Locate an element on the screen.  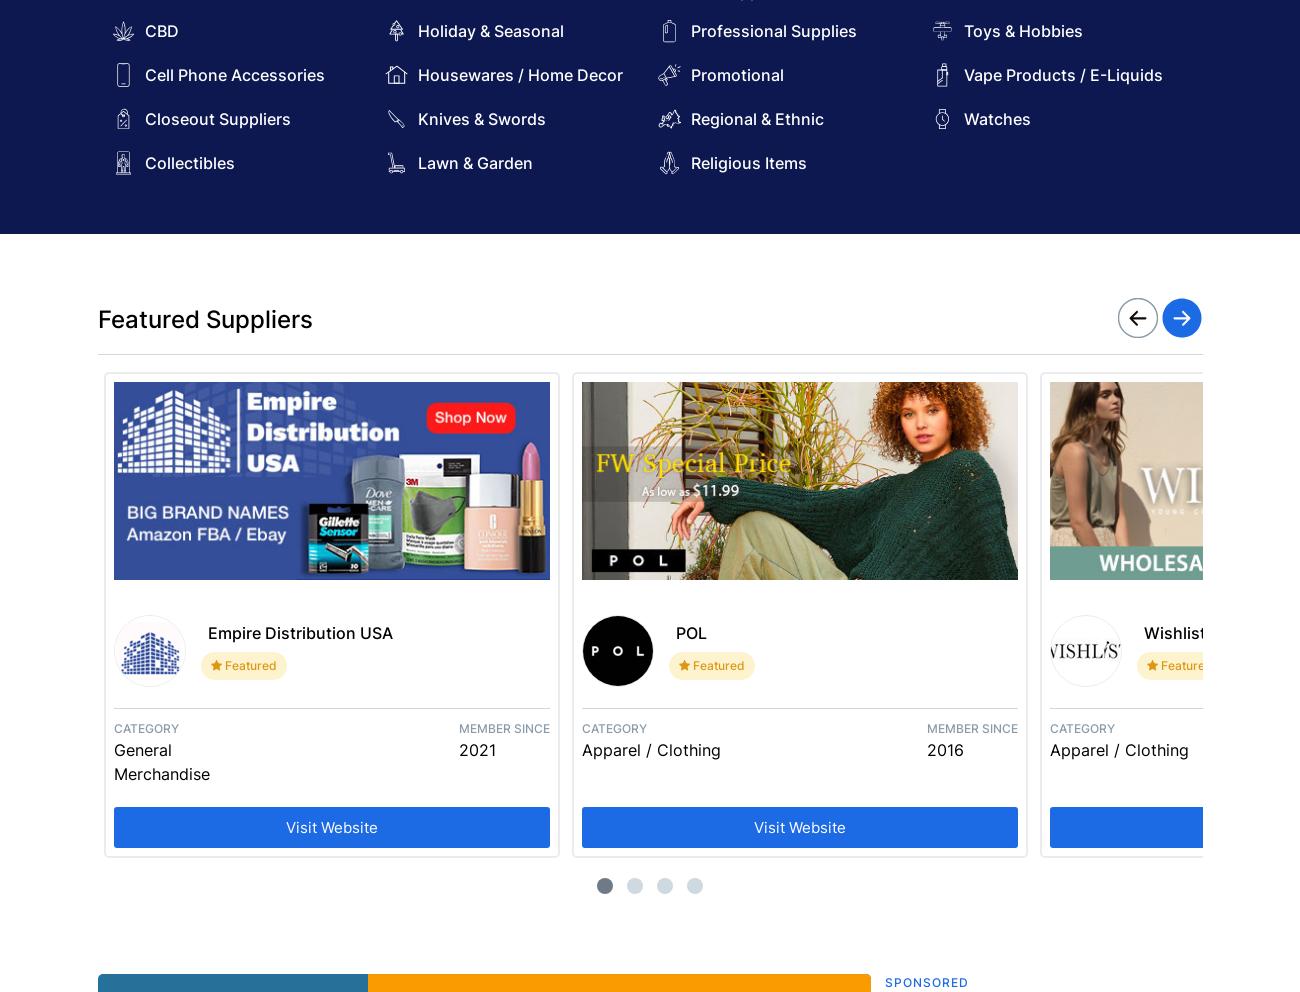
'General Merchandise' is located at coordinates (159, 759).